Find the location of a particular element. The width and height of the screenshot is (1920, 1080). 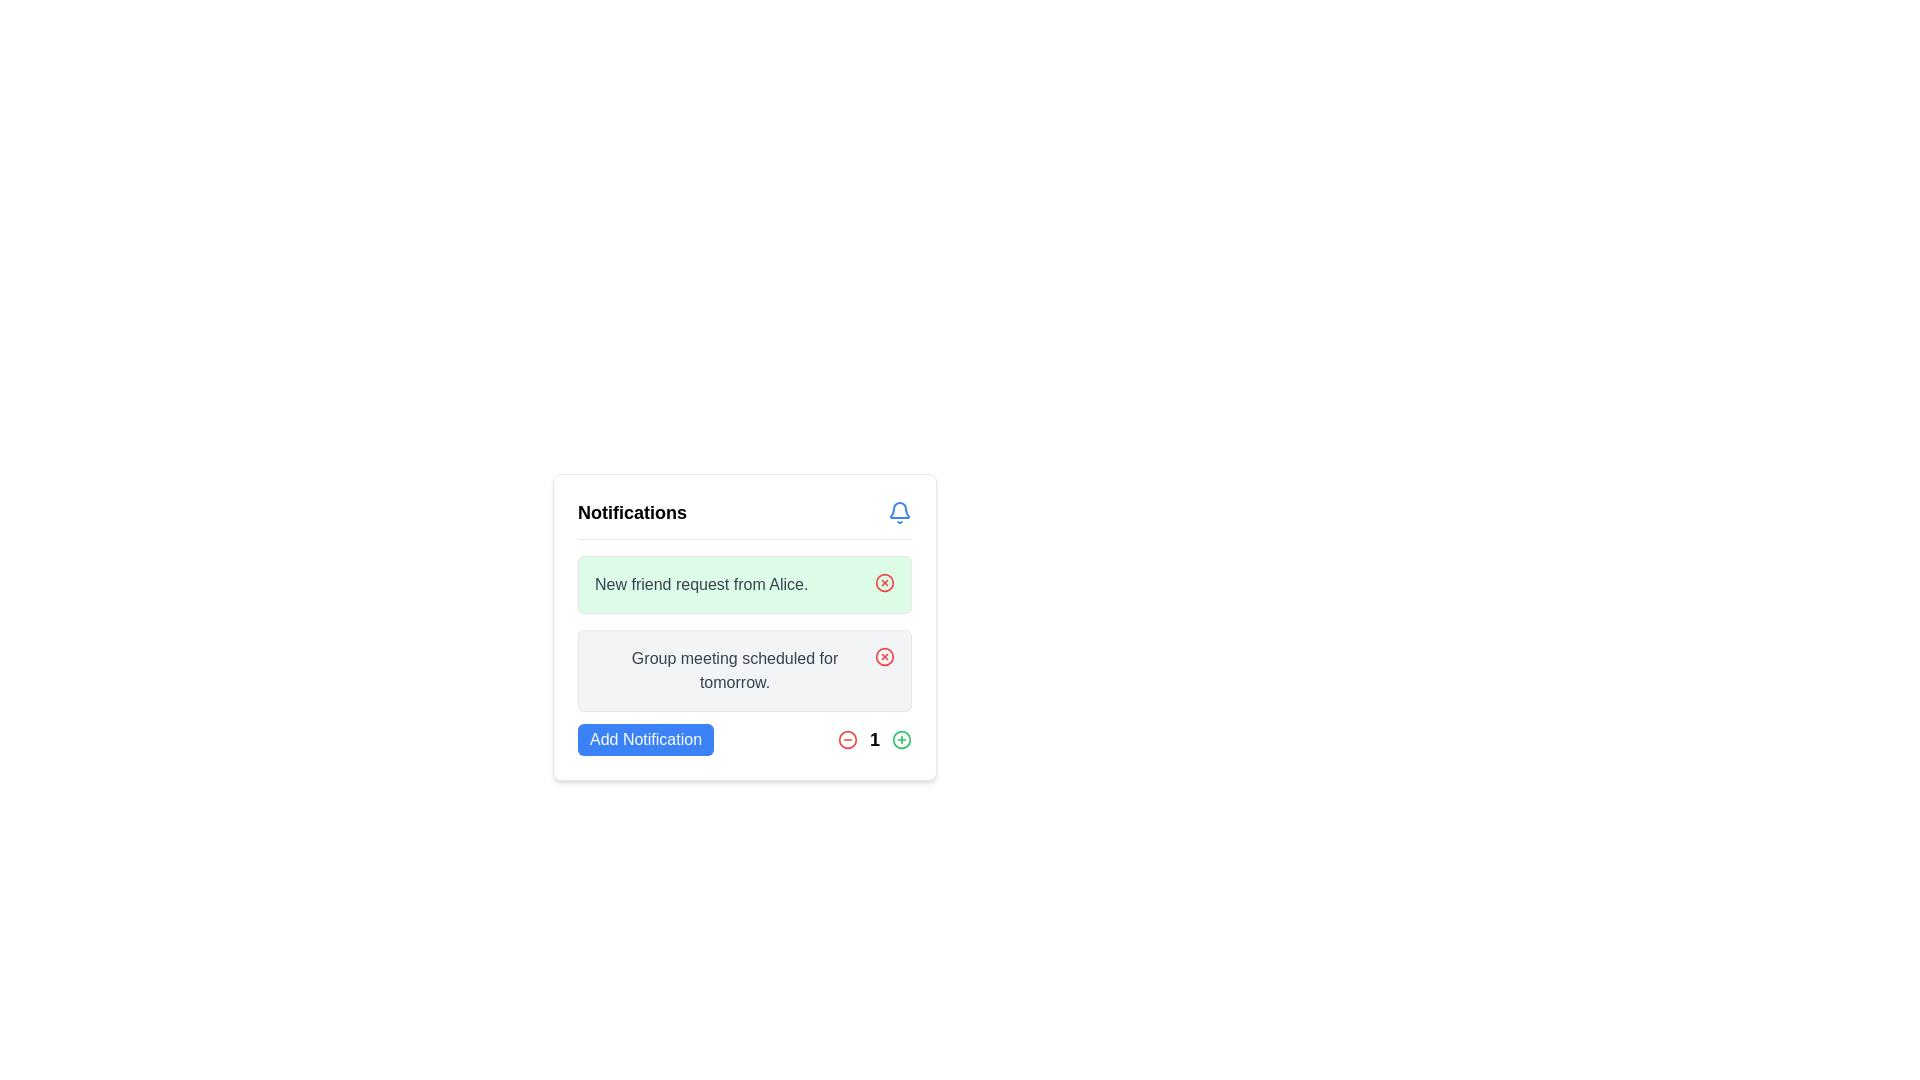

the upper portion of the blue SVG bell icon located in the top-right corner of the notification panel is located at coordinates (899, 509).